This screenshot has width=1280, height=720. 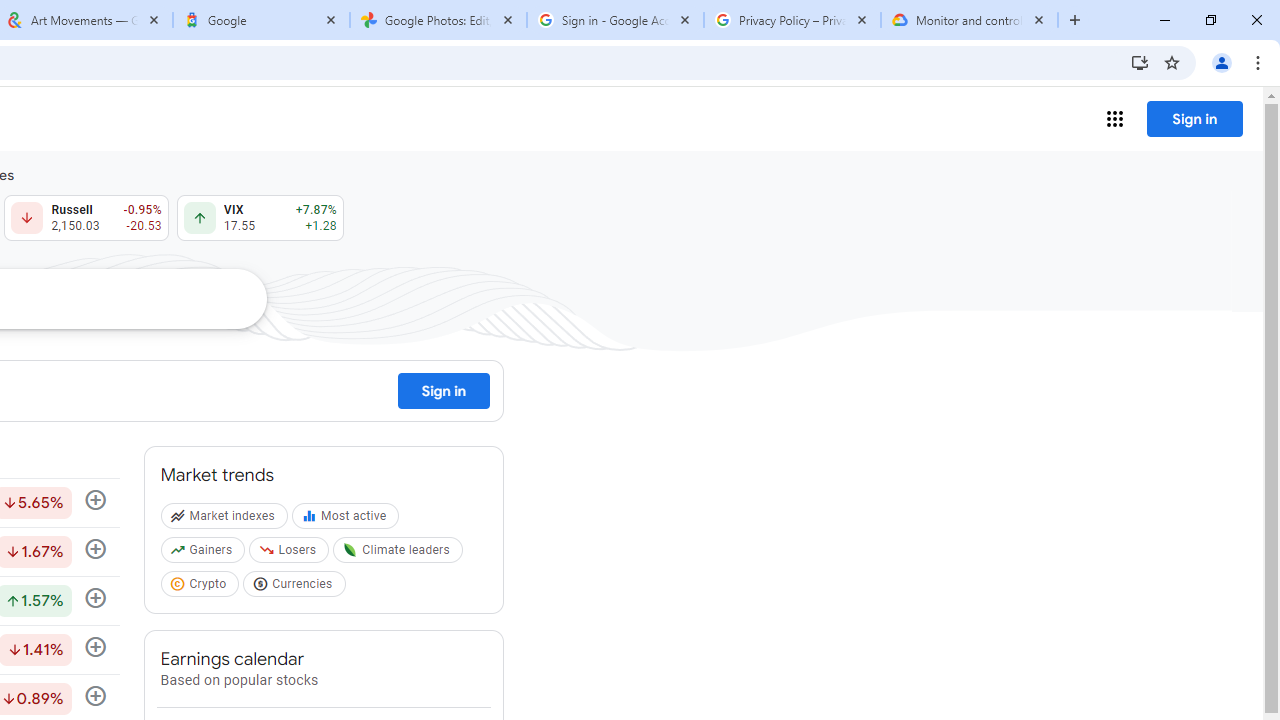 I want to click on 'Gainers', so click(x=204, y=554).